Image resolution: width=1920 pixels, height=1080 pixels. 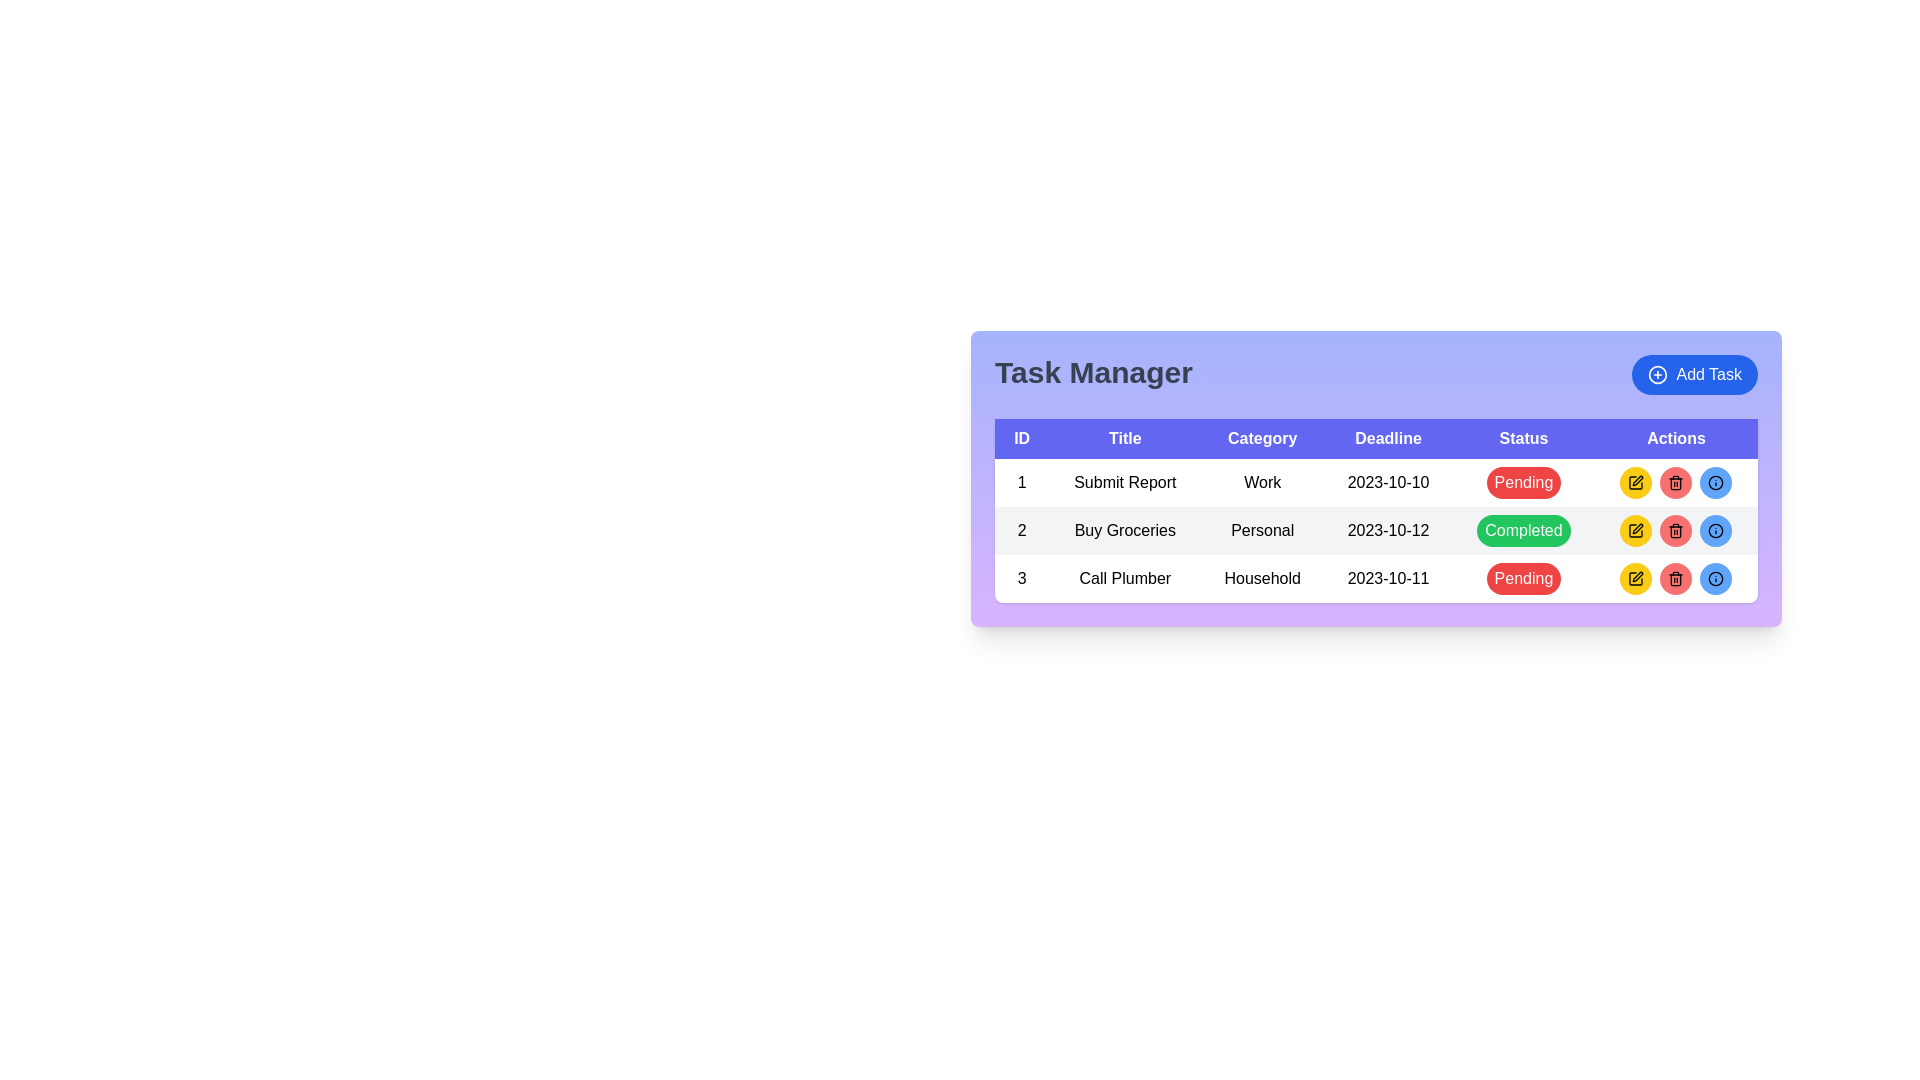 I want to click on the position of the blue circular SVG graphic with a thin black border, located at the center of the 'Add Task' button in the top-right corner of the interface, so click(x=1715, y=482).